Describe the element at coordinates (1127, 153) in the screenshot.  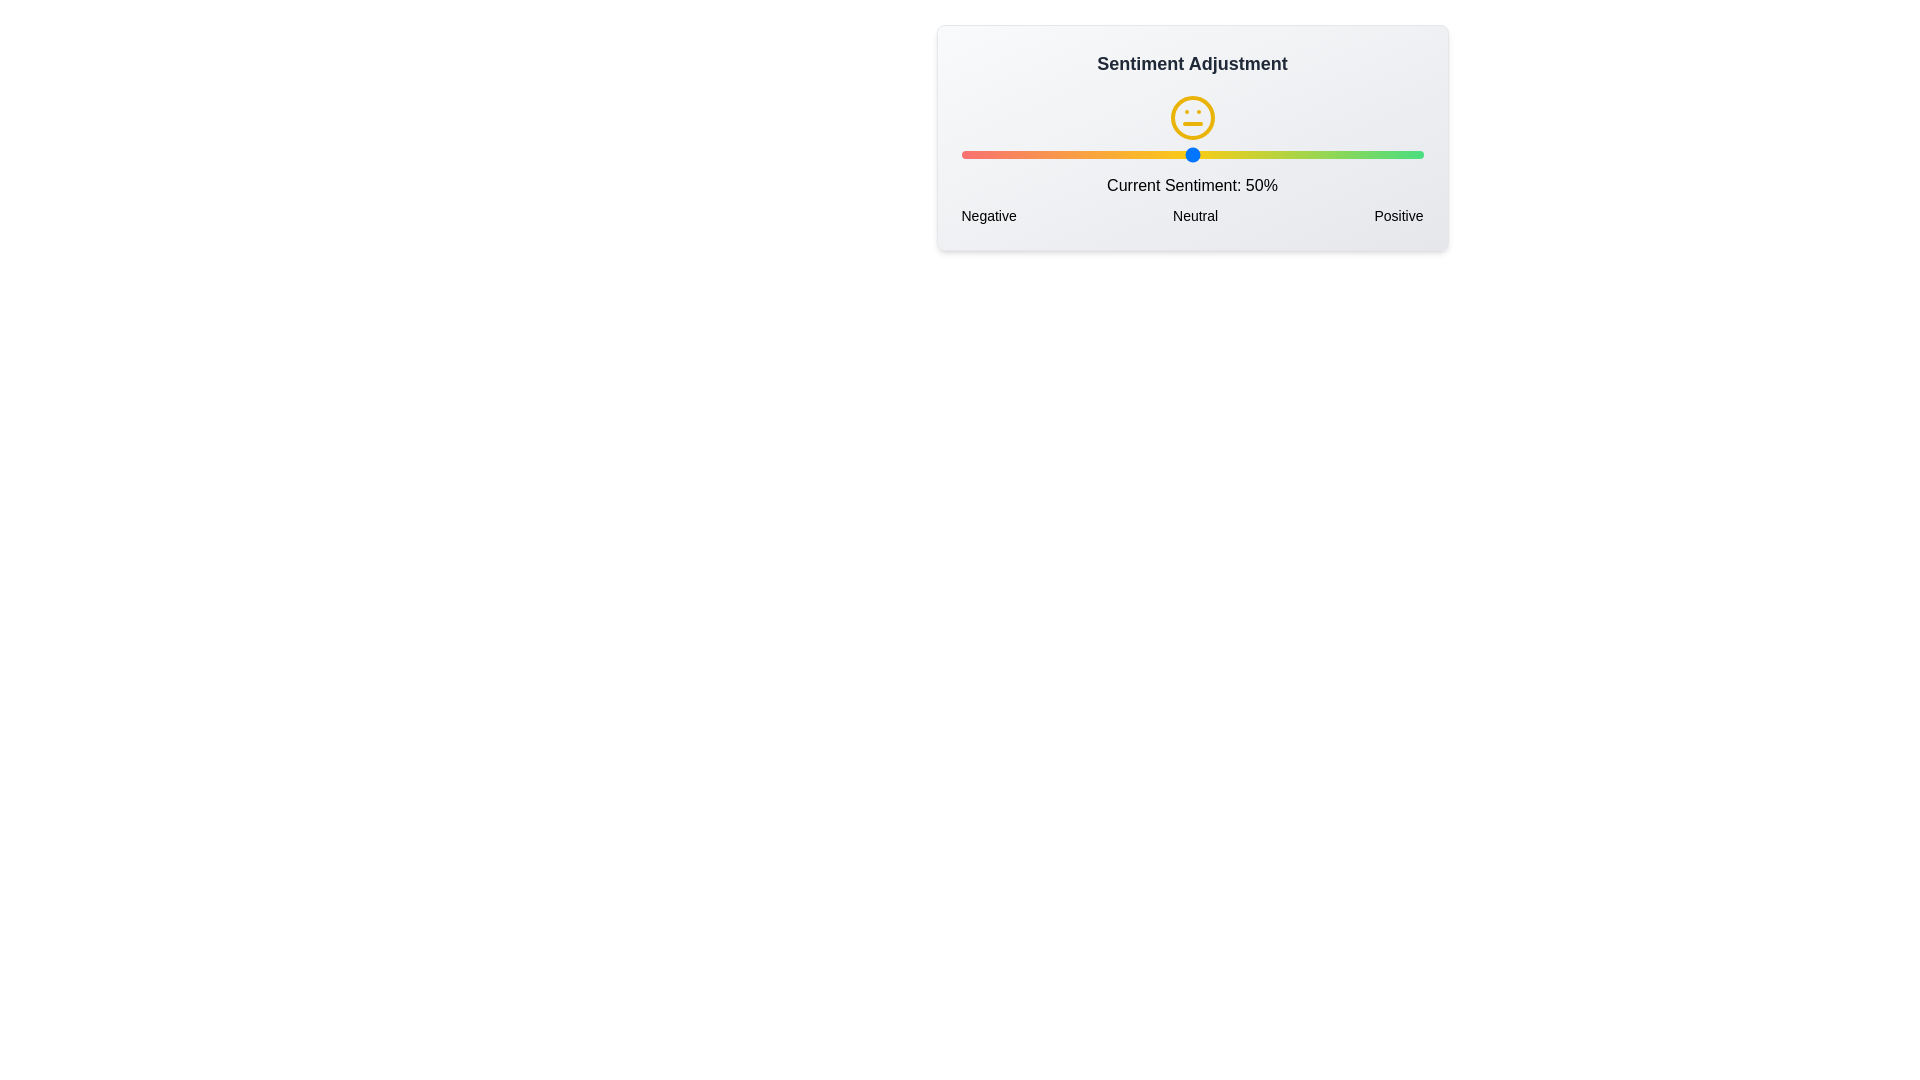
I see `the sentiment slider to 36%` at that location.